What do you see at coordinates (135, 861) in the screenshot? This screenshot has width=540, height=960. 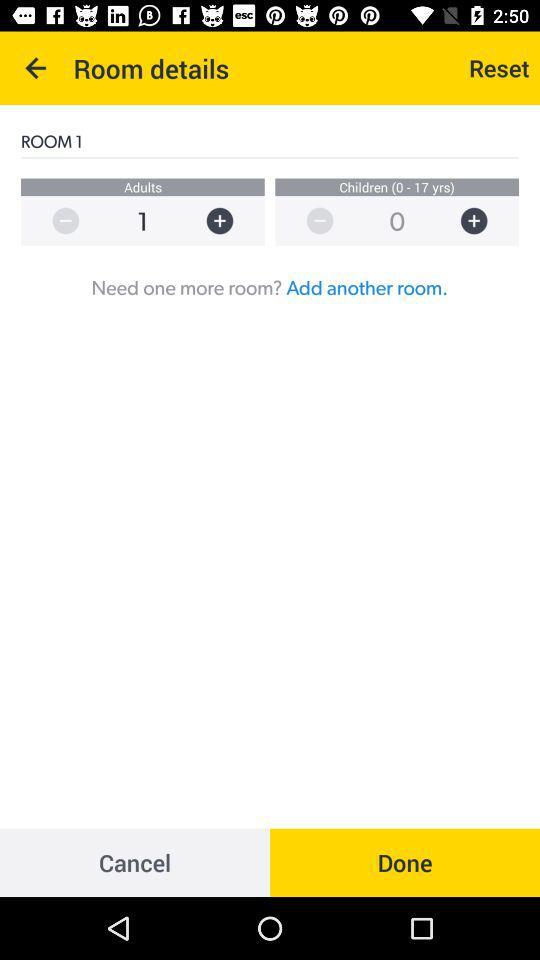 I see `item at the bottom left corner` at bounding box center [135, 861].